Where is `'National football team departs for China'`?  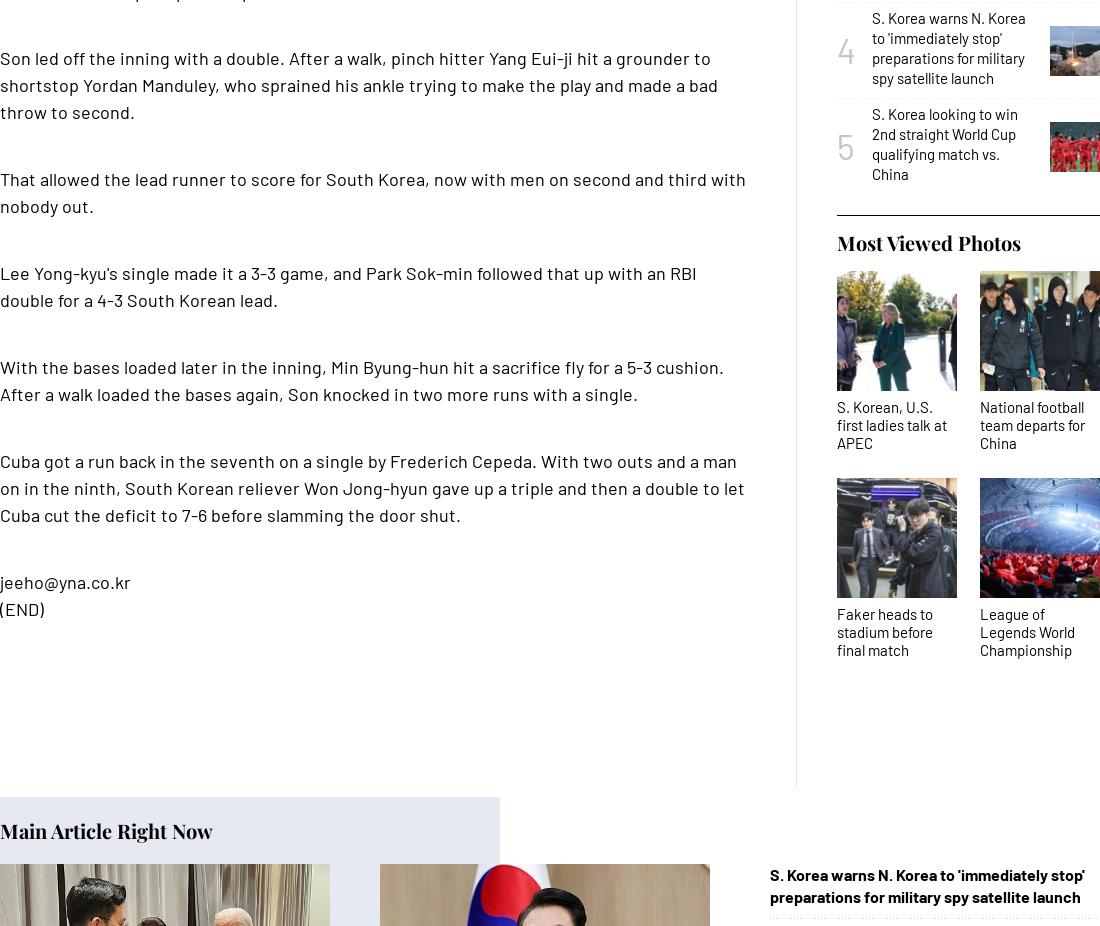 'National football team departs for China' is located at coordinates (978, 425).